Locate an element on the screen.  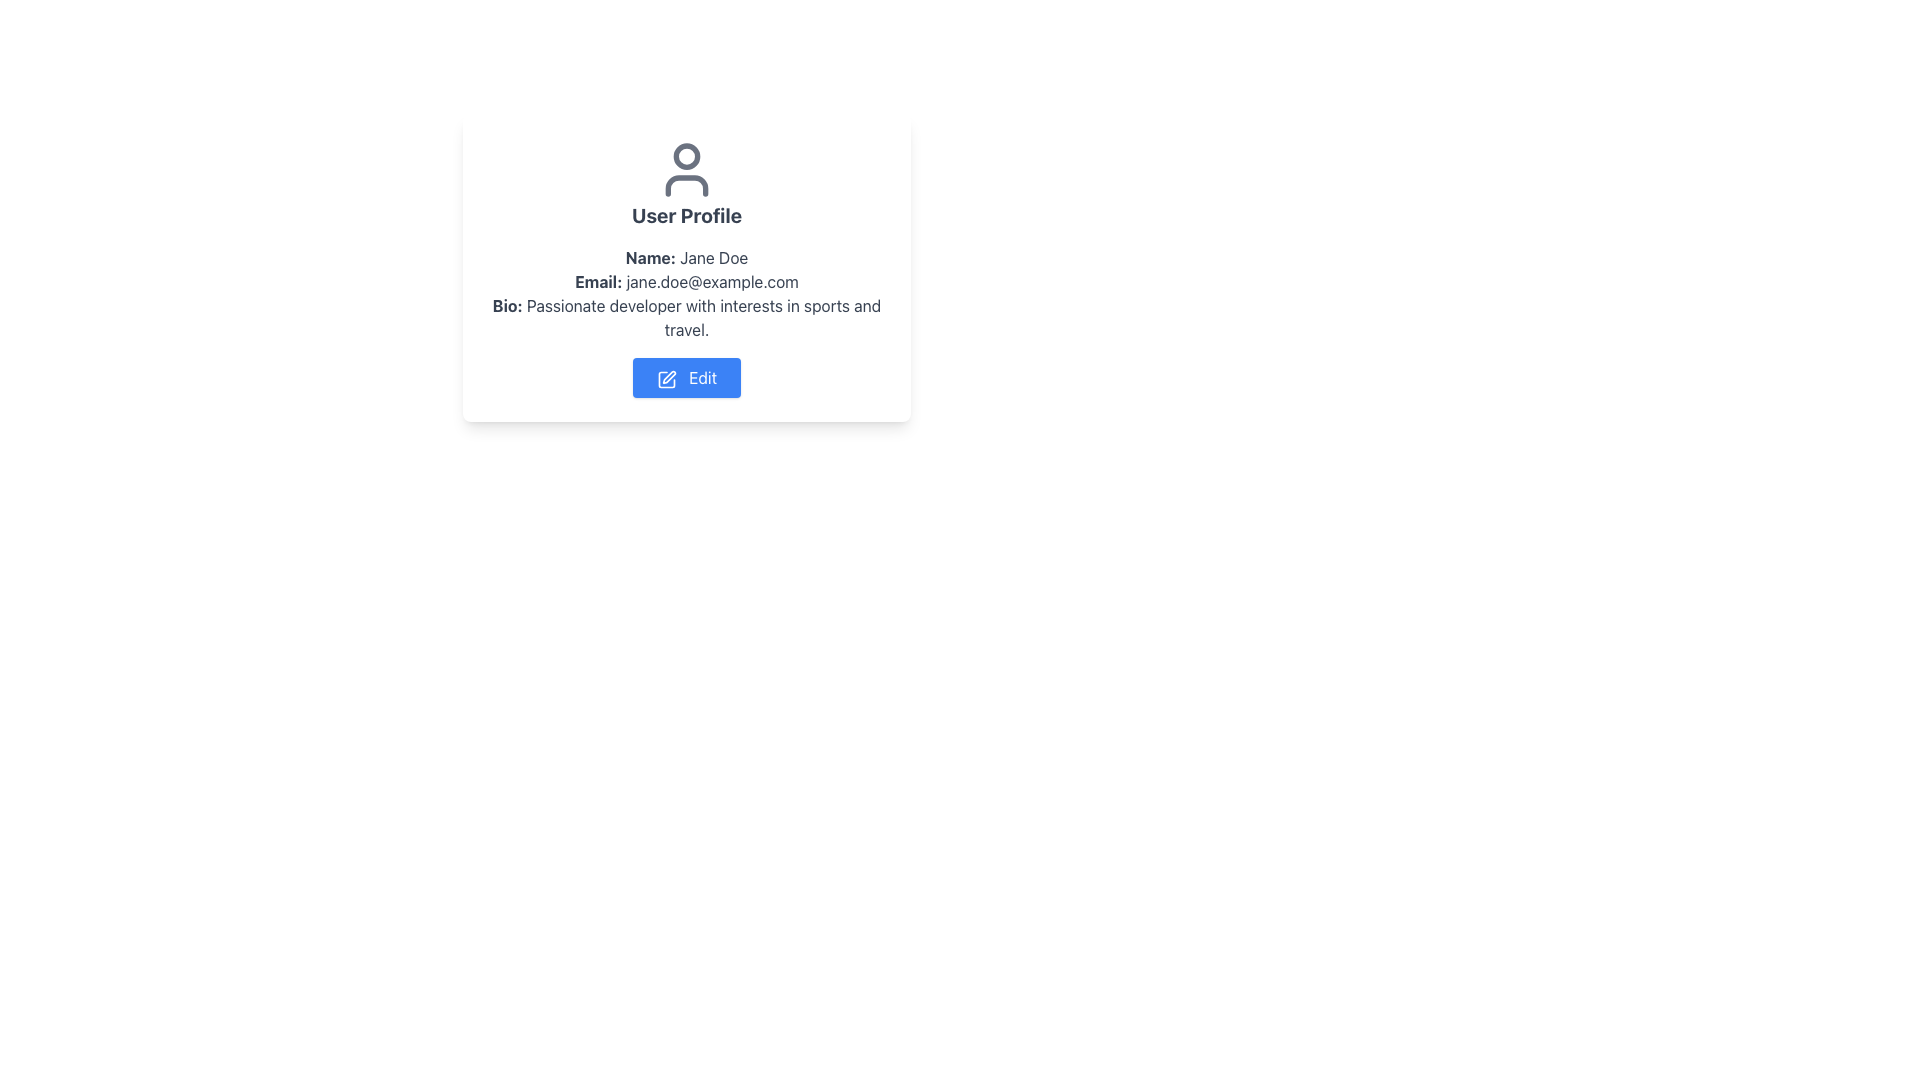
the text label displaying 'Email:' which is styled in bold font and located within the profile card layout under the 'User Profile' title is located at coordinates (597, 281).